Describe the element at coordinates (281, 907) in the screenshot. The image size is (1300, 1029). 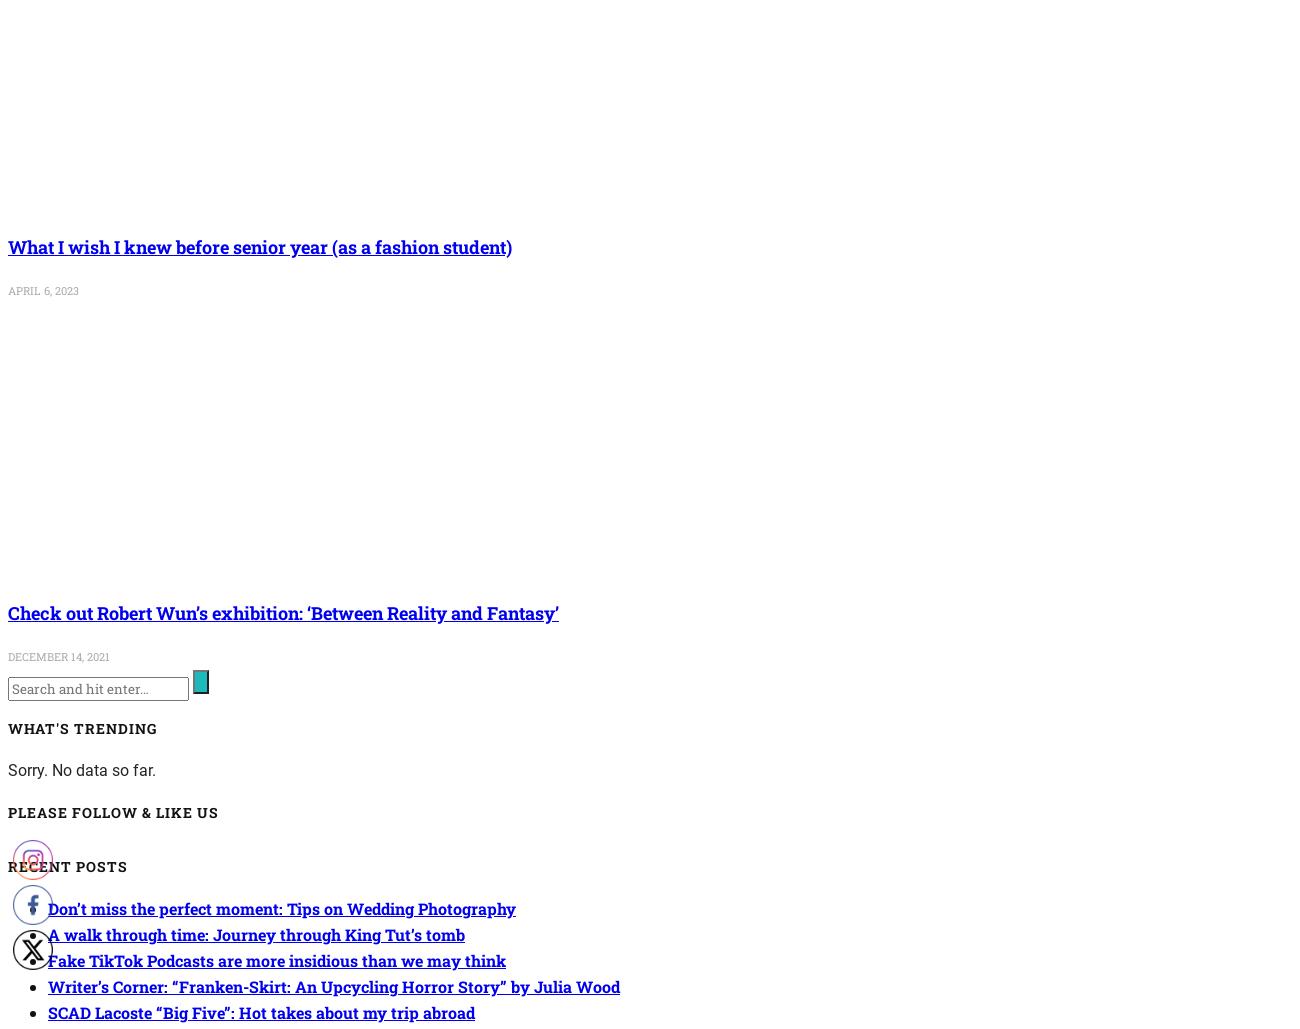
I see `'Don’t miss the perfect moment: Tips on Wedding Photography'` at that location.